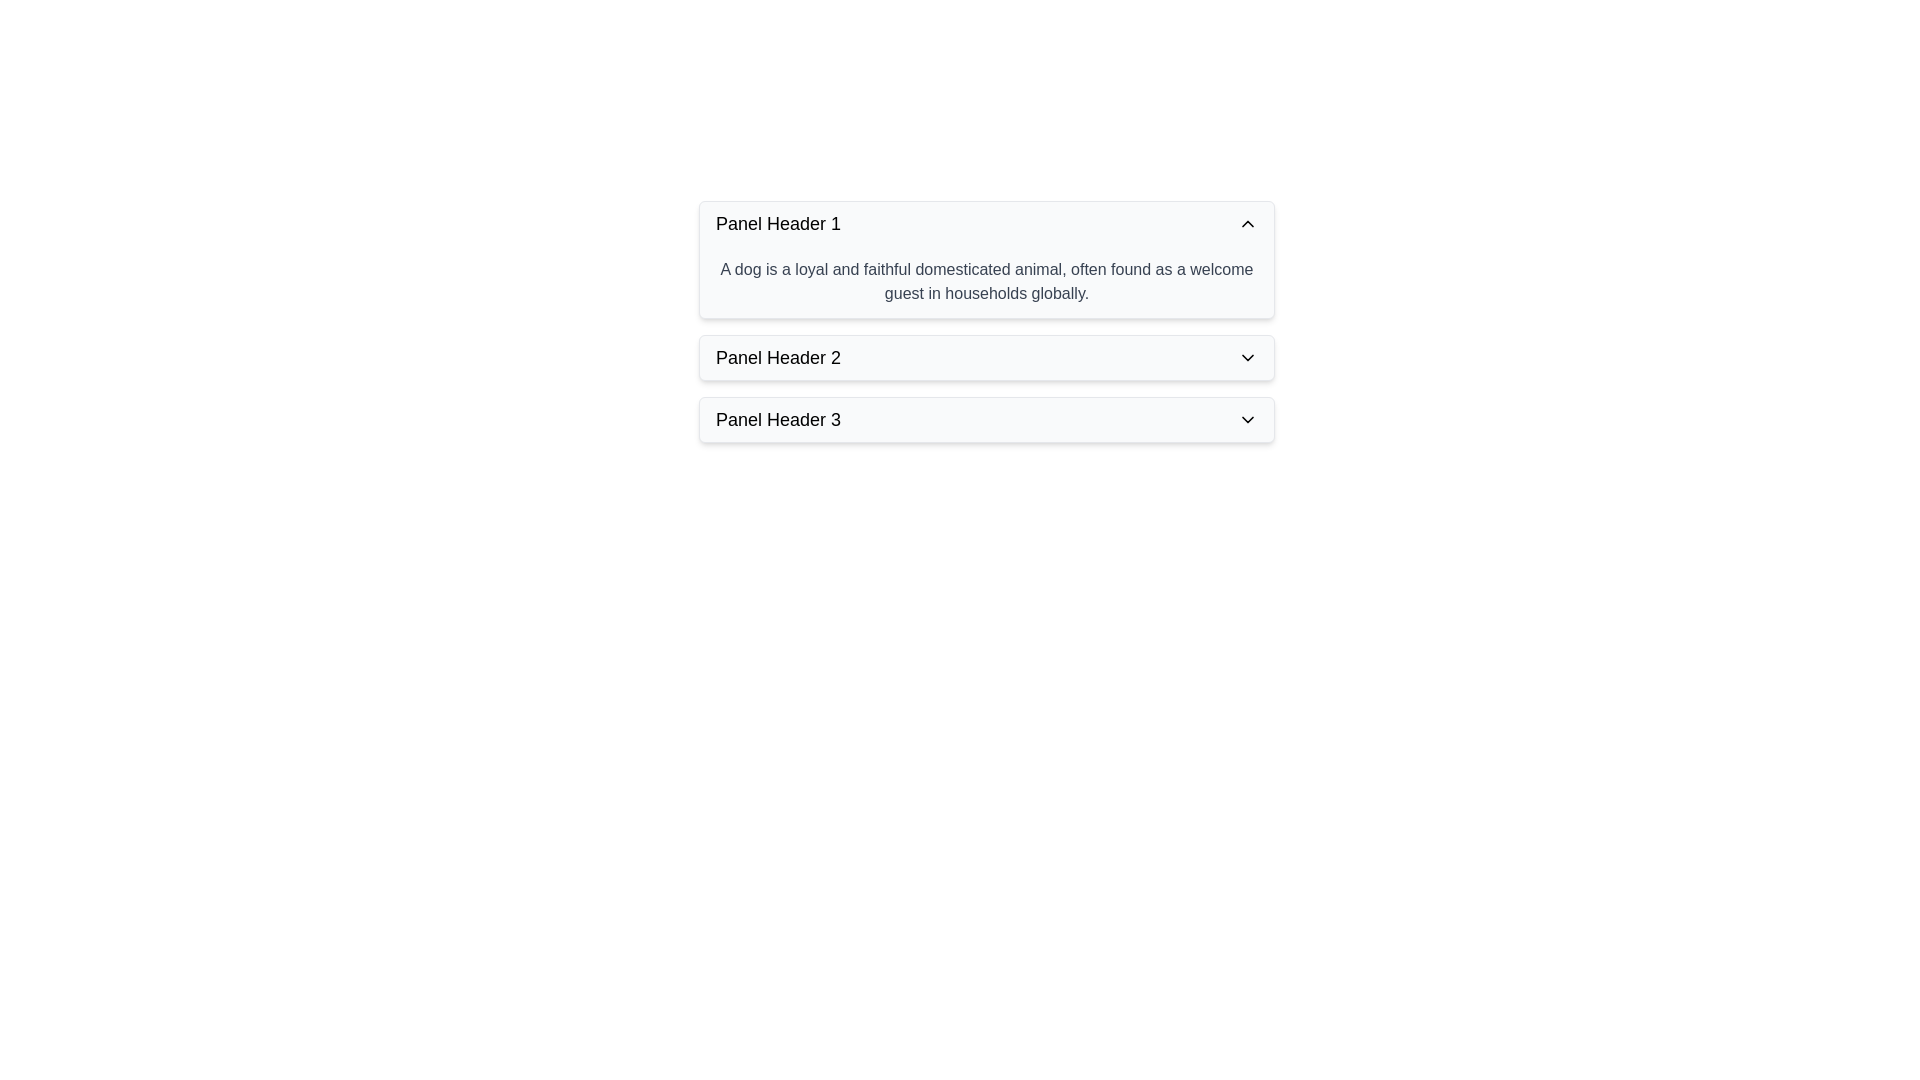  Describe the element at coordinates (777, 357) in the screenshot. I see `the 'Panel Header 2' text label` at that location.